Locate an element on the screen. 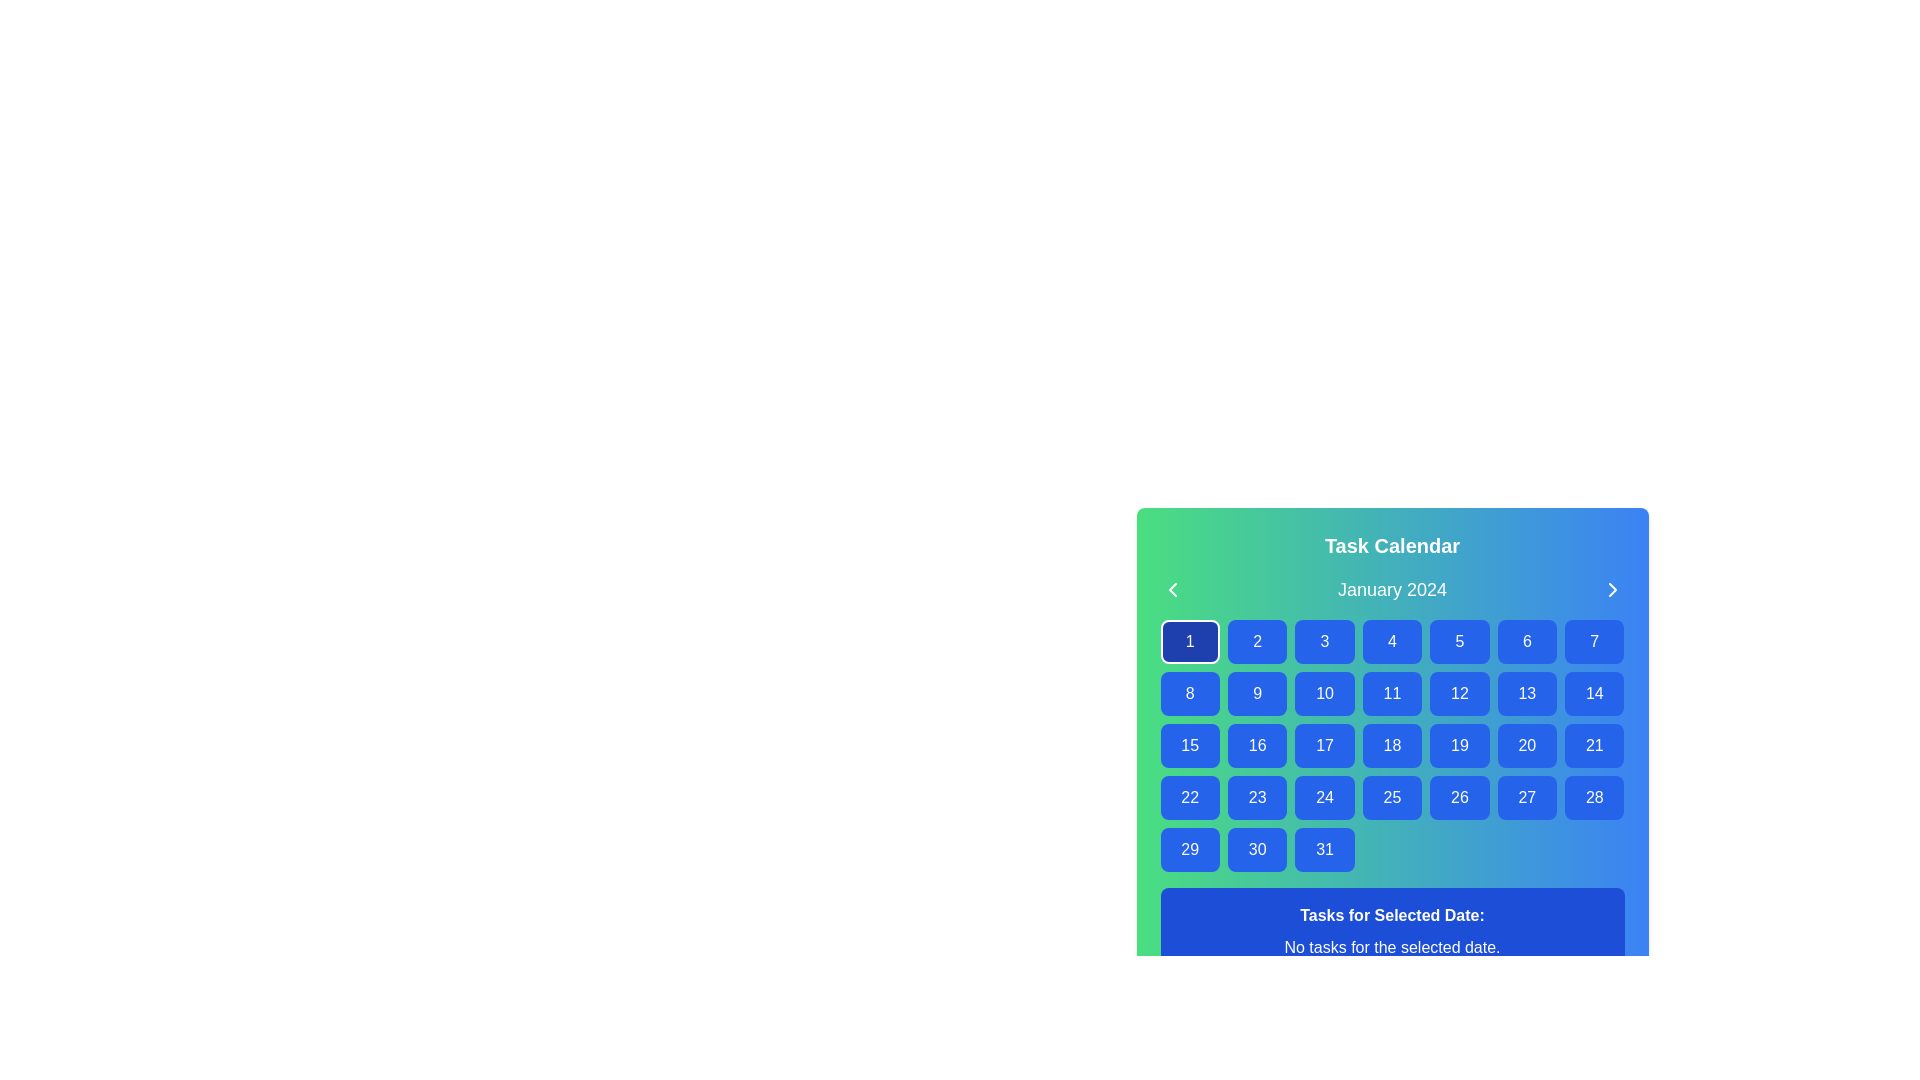  the Chevron Icon Button located at the top left corner of the calendar interface, used for navigating to the previous month is located at coordinates (1172, 589).